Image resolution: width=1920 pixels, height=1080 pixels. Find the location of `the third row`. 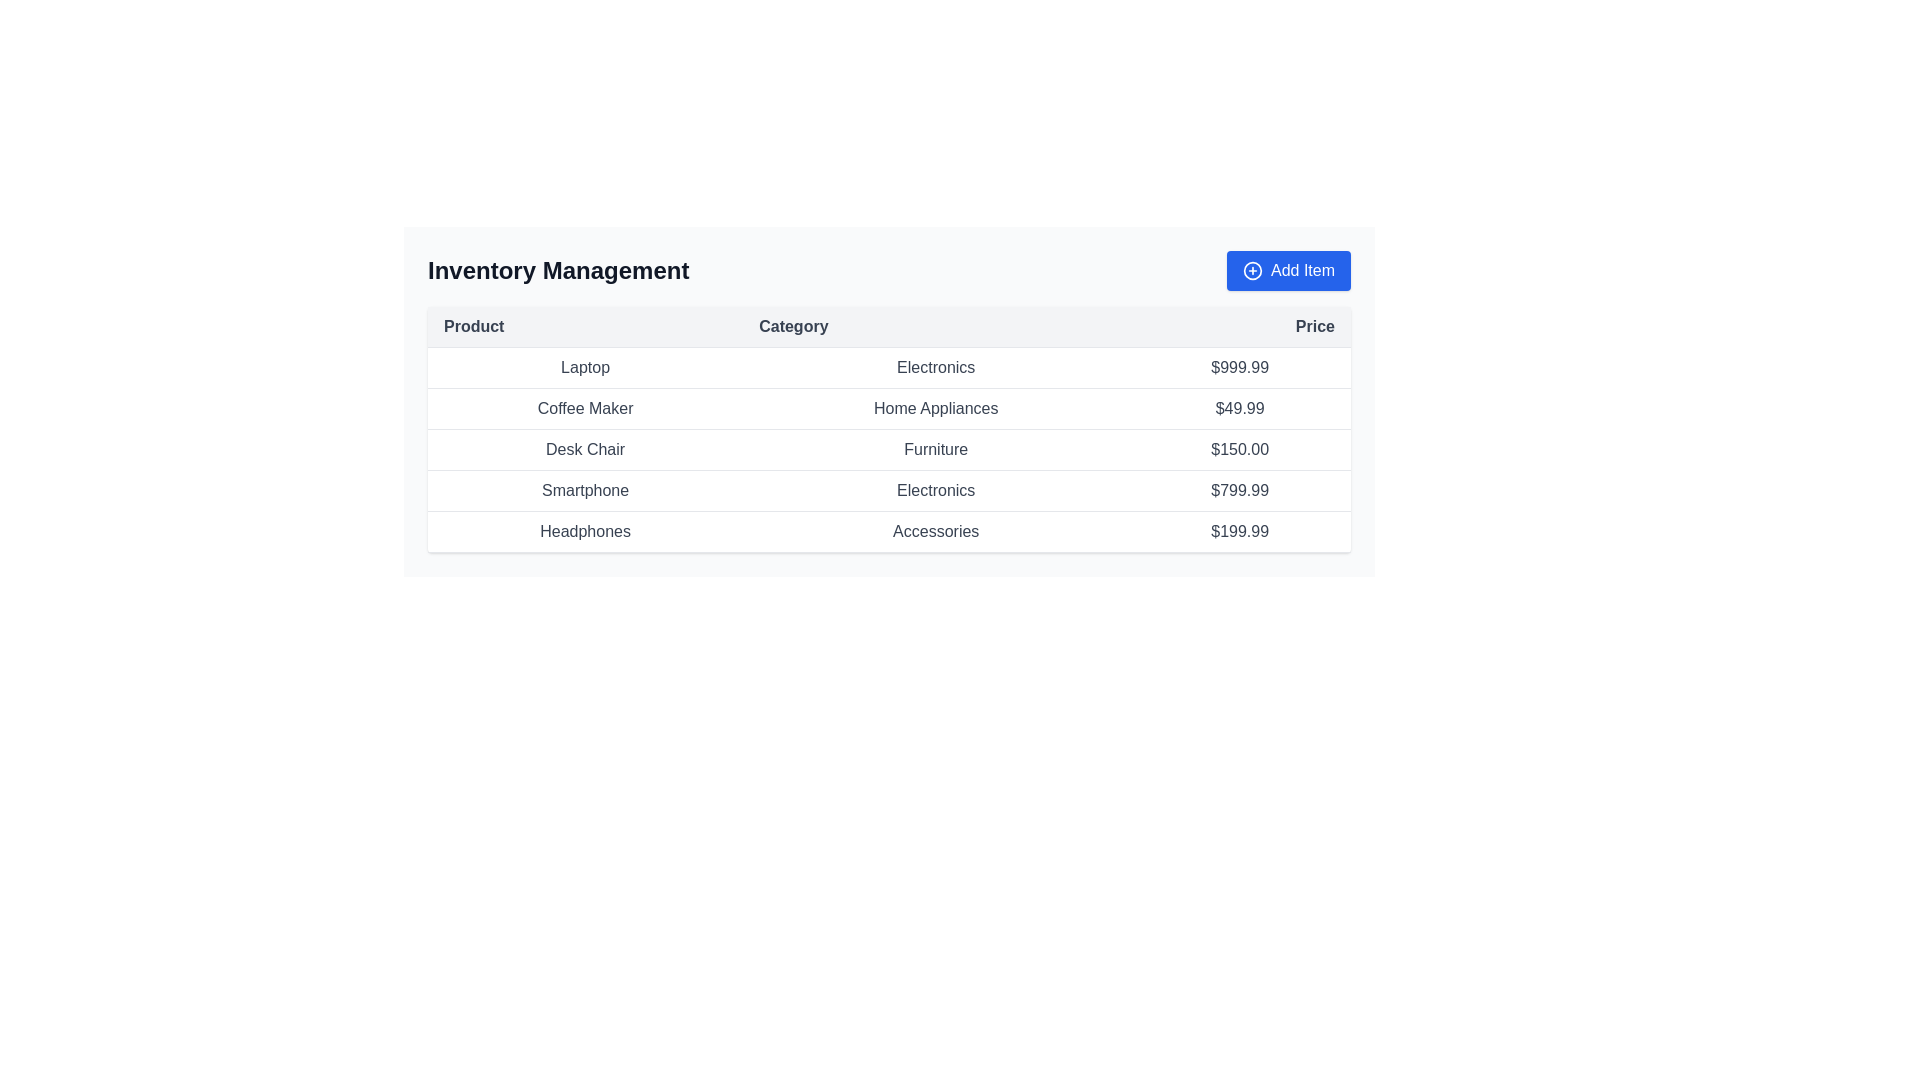

the third row is located at coordinates (888, 450).